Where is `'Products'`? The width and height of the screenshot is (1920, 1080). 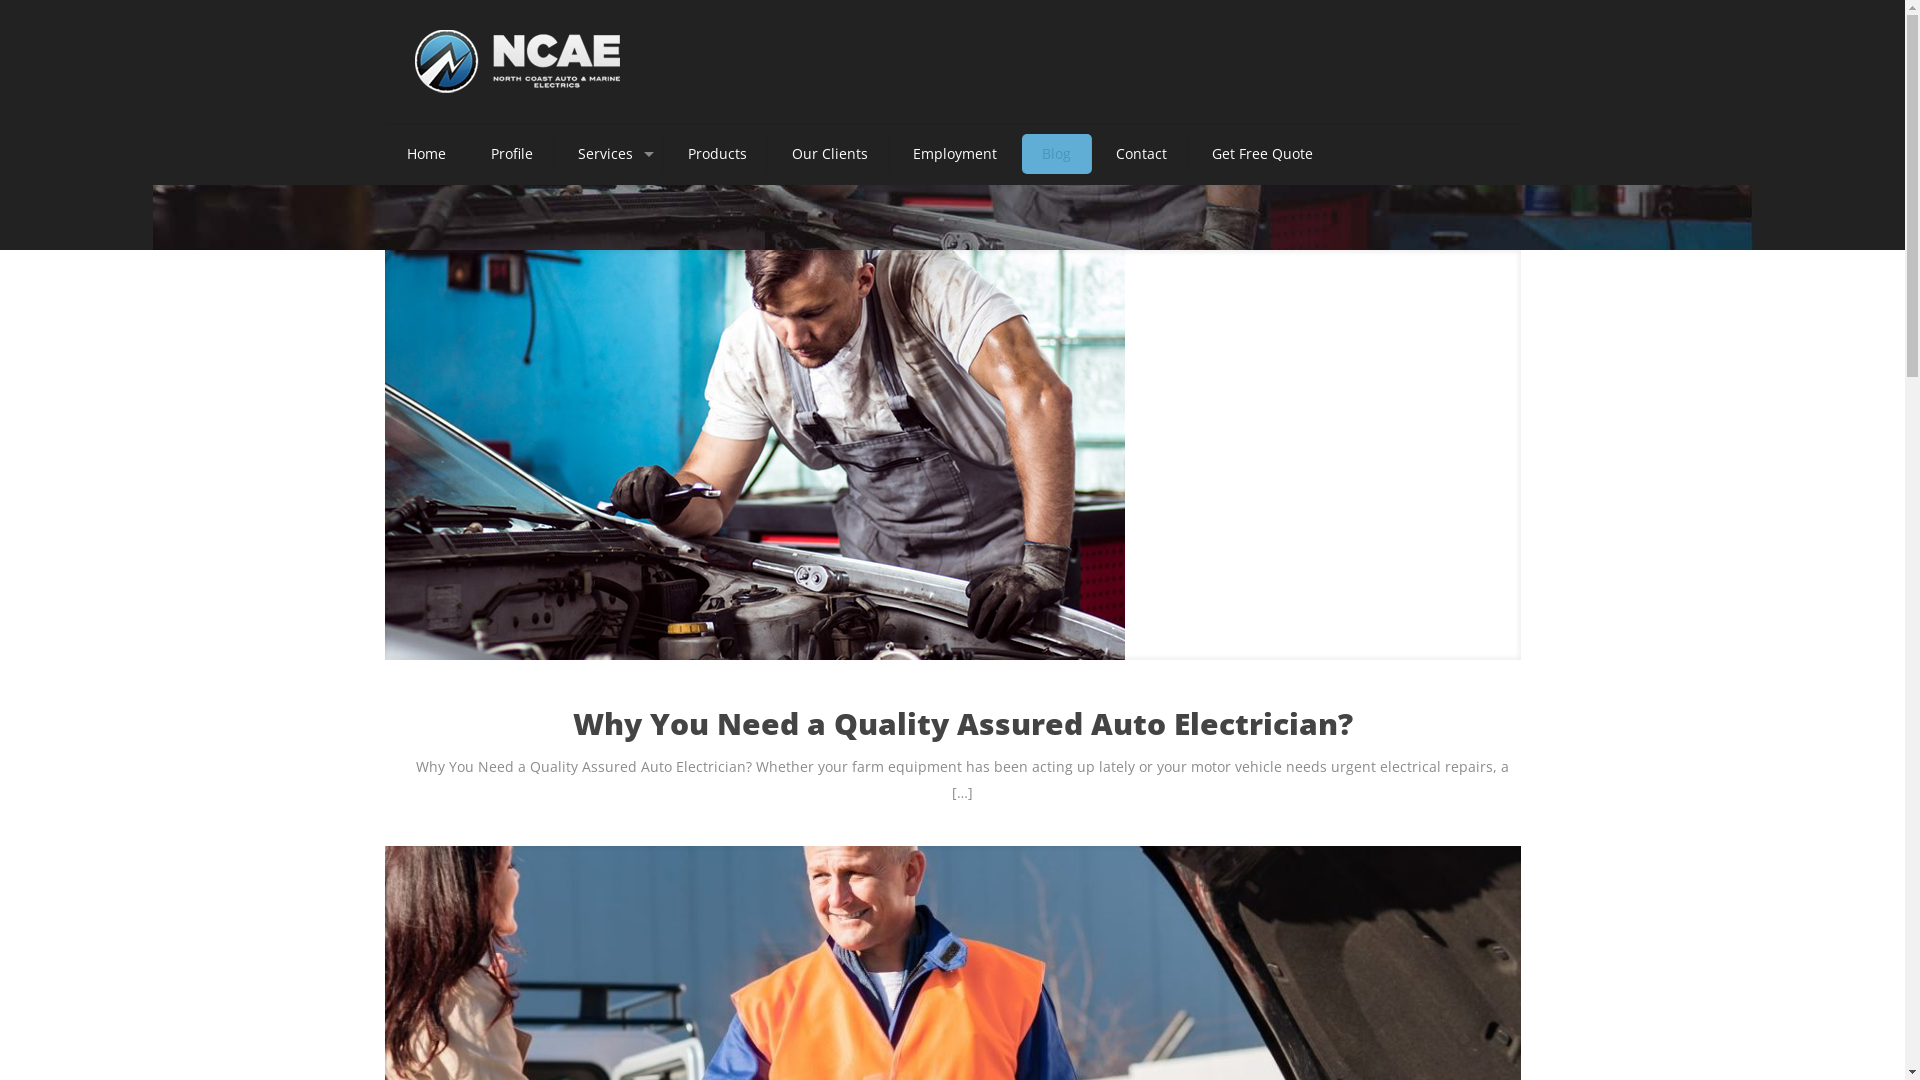
'Products' is located at coordinates (667, 153).